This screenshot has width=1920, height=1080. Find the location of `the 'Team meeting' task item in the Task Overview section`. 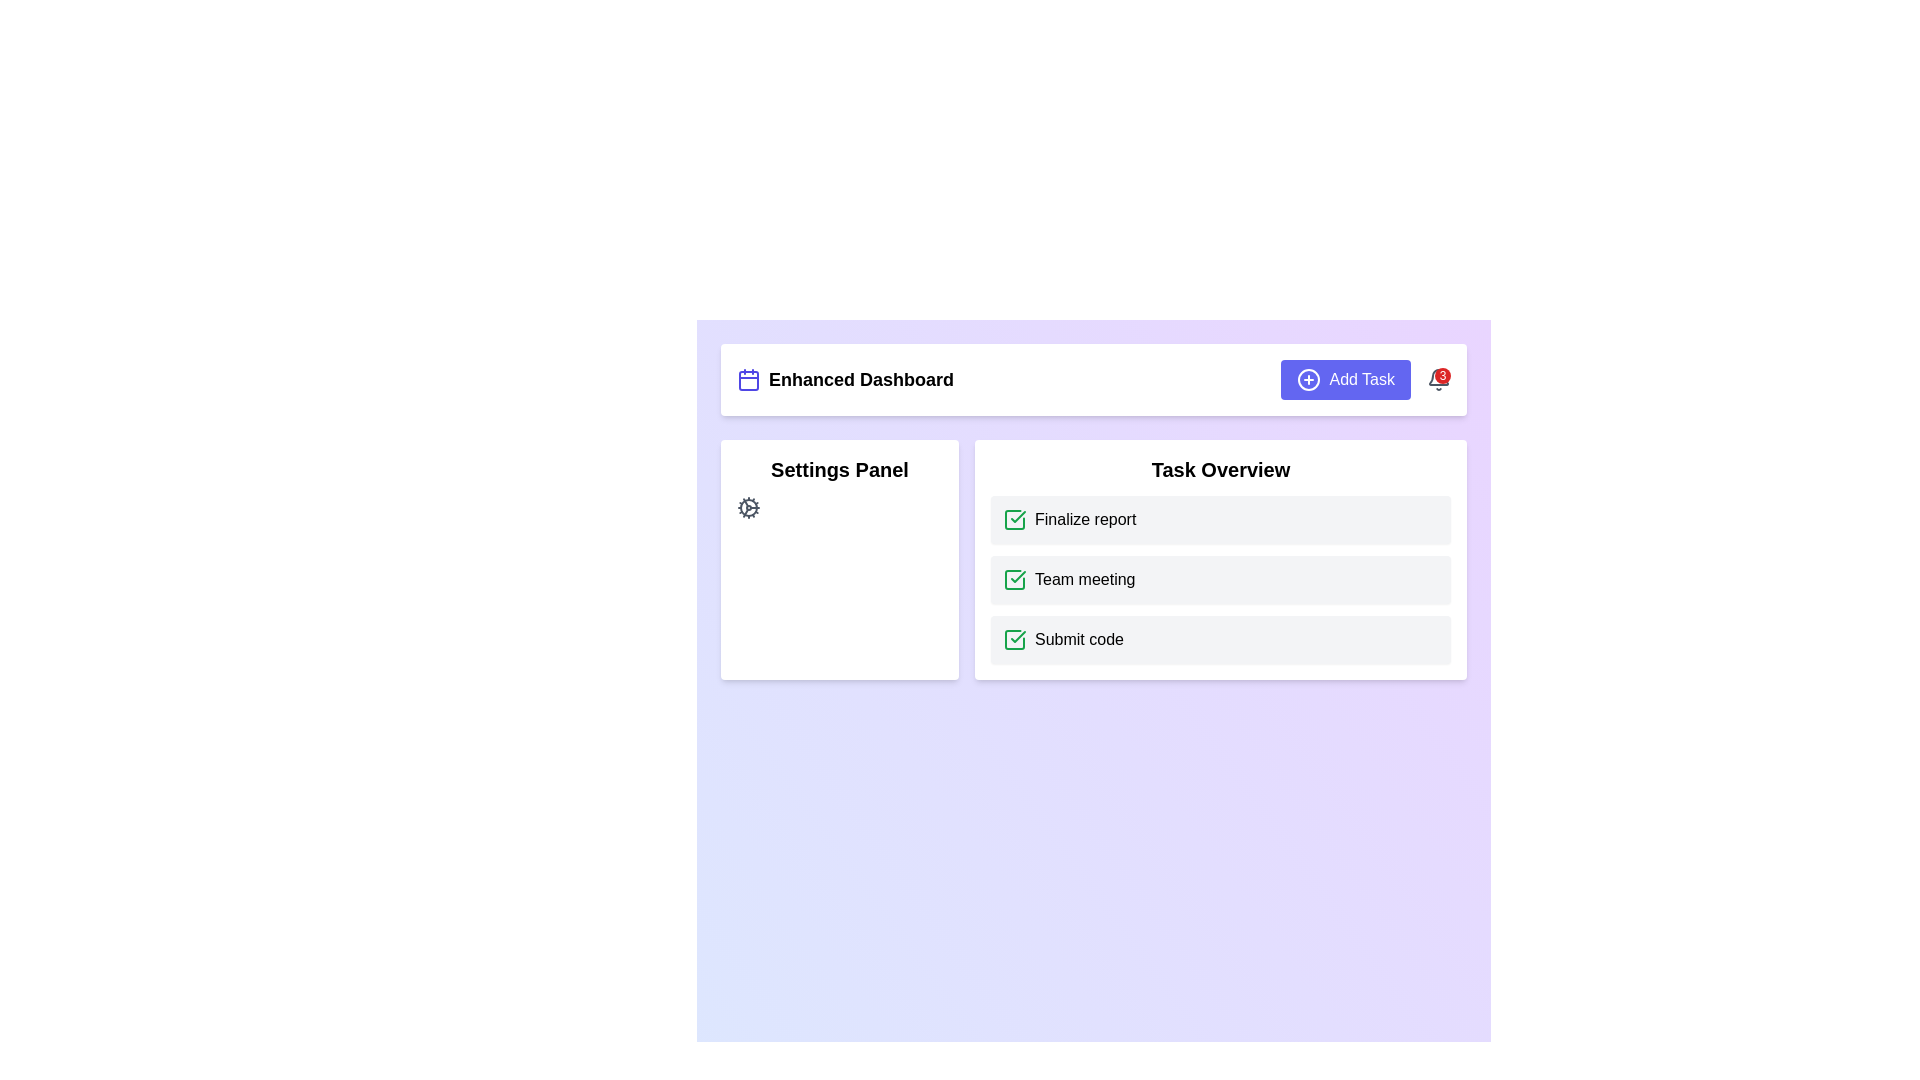

the 'Team meeting' task item in the Task Overview section is located at coordinates (1219, 579).